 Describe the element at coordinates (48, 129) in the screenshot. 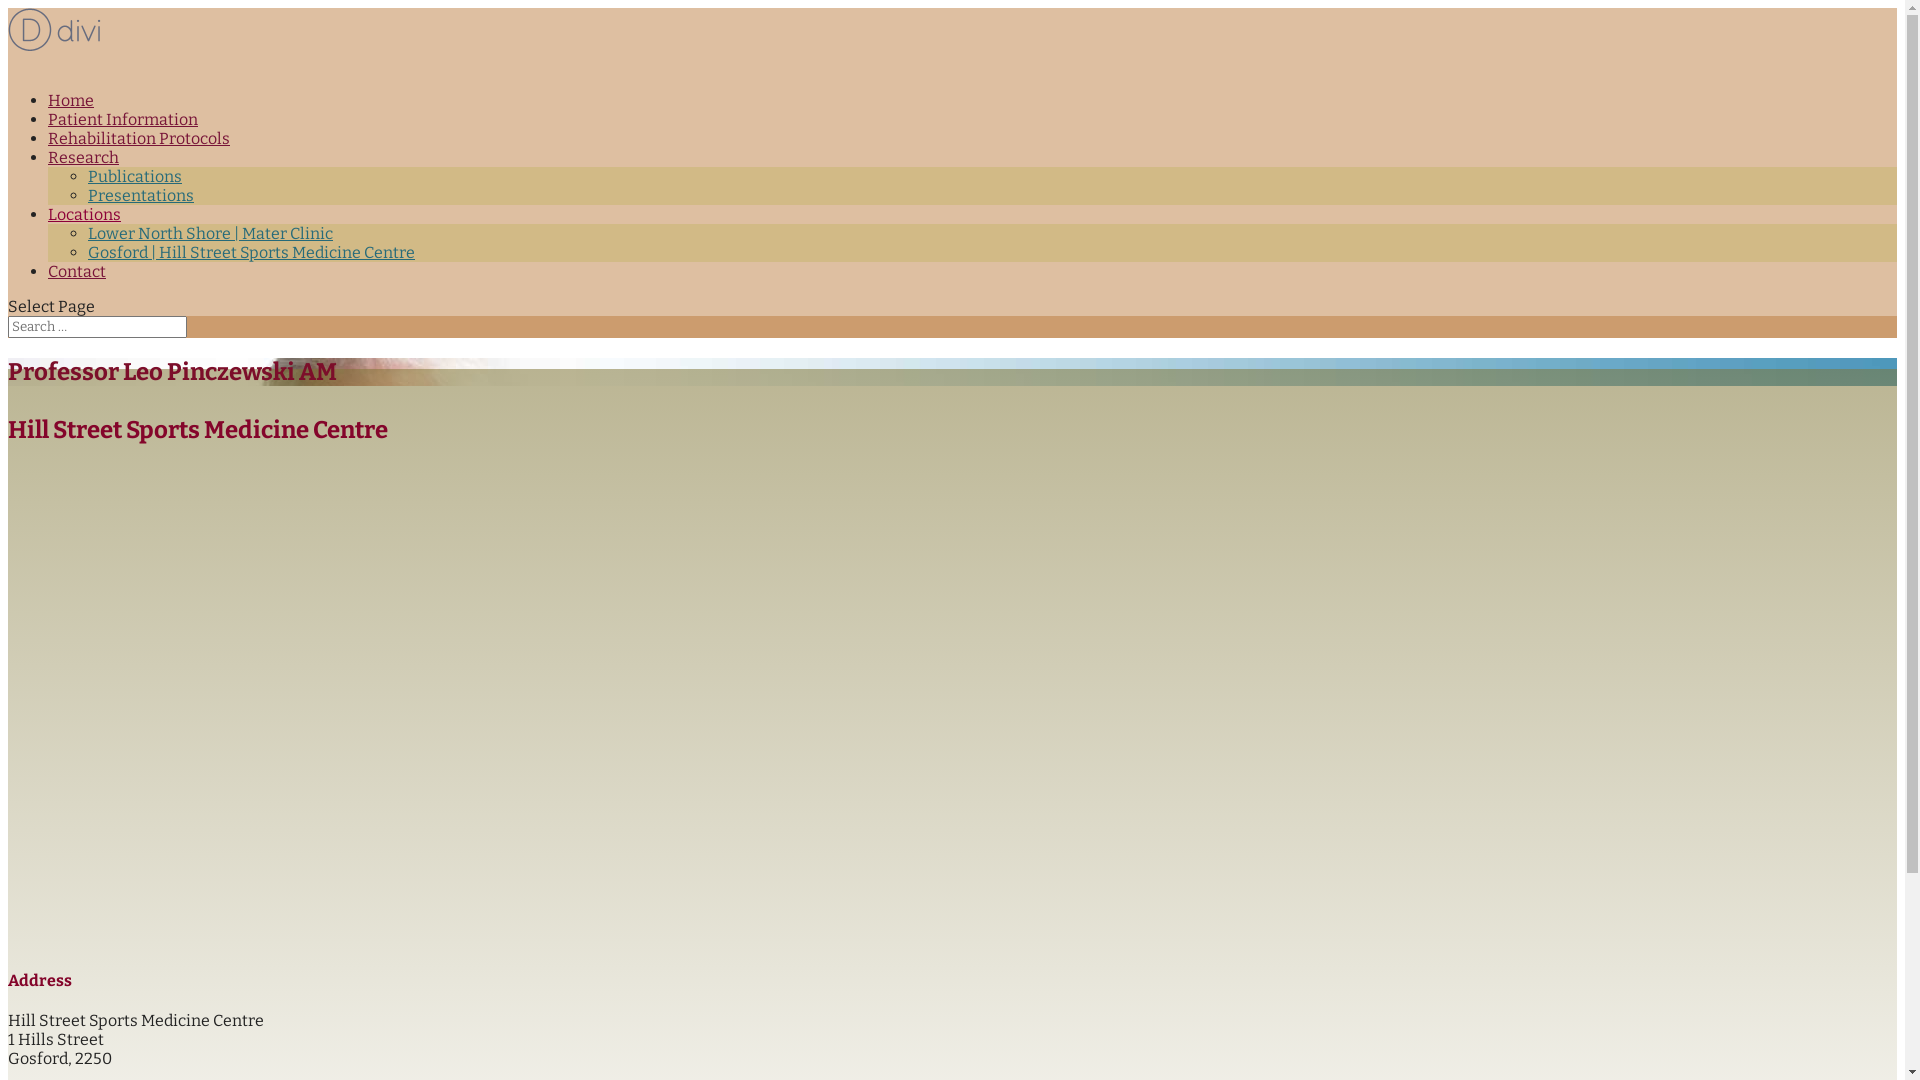

I see `'Patient Information'` at that location.